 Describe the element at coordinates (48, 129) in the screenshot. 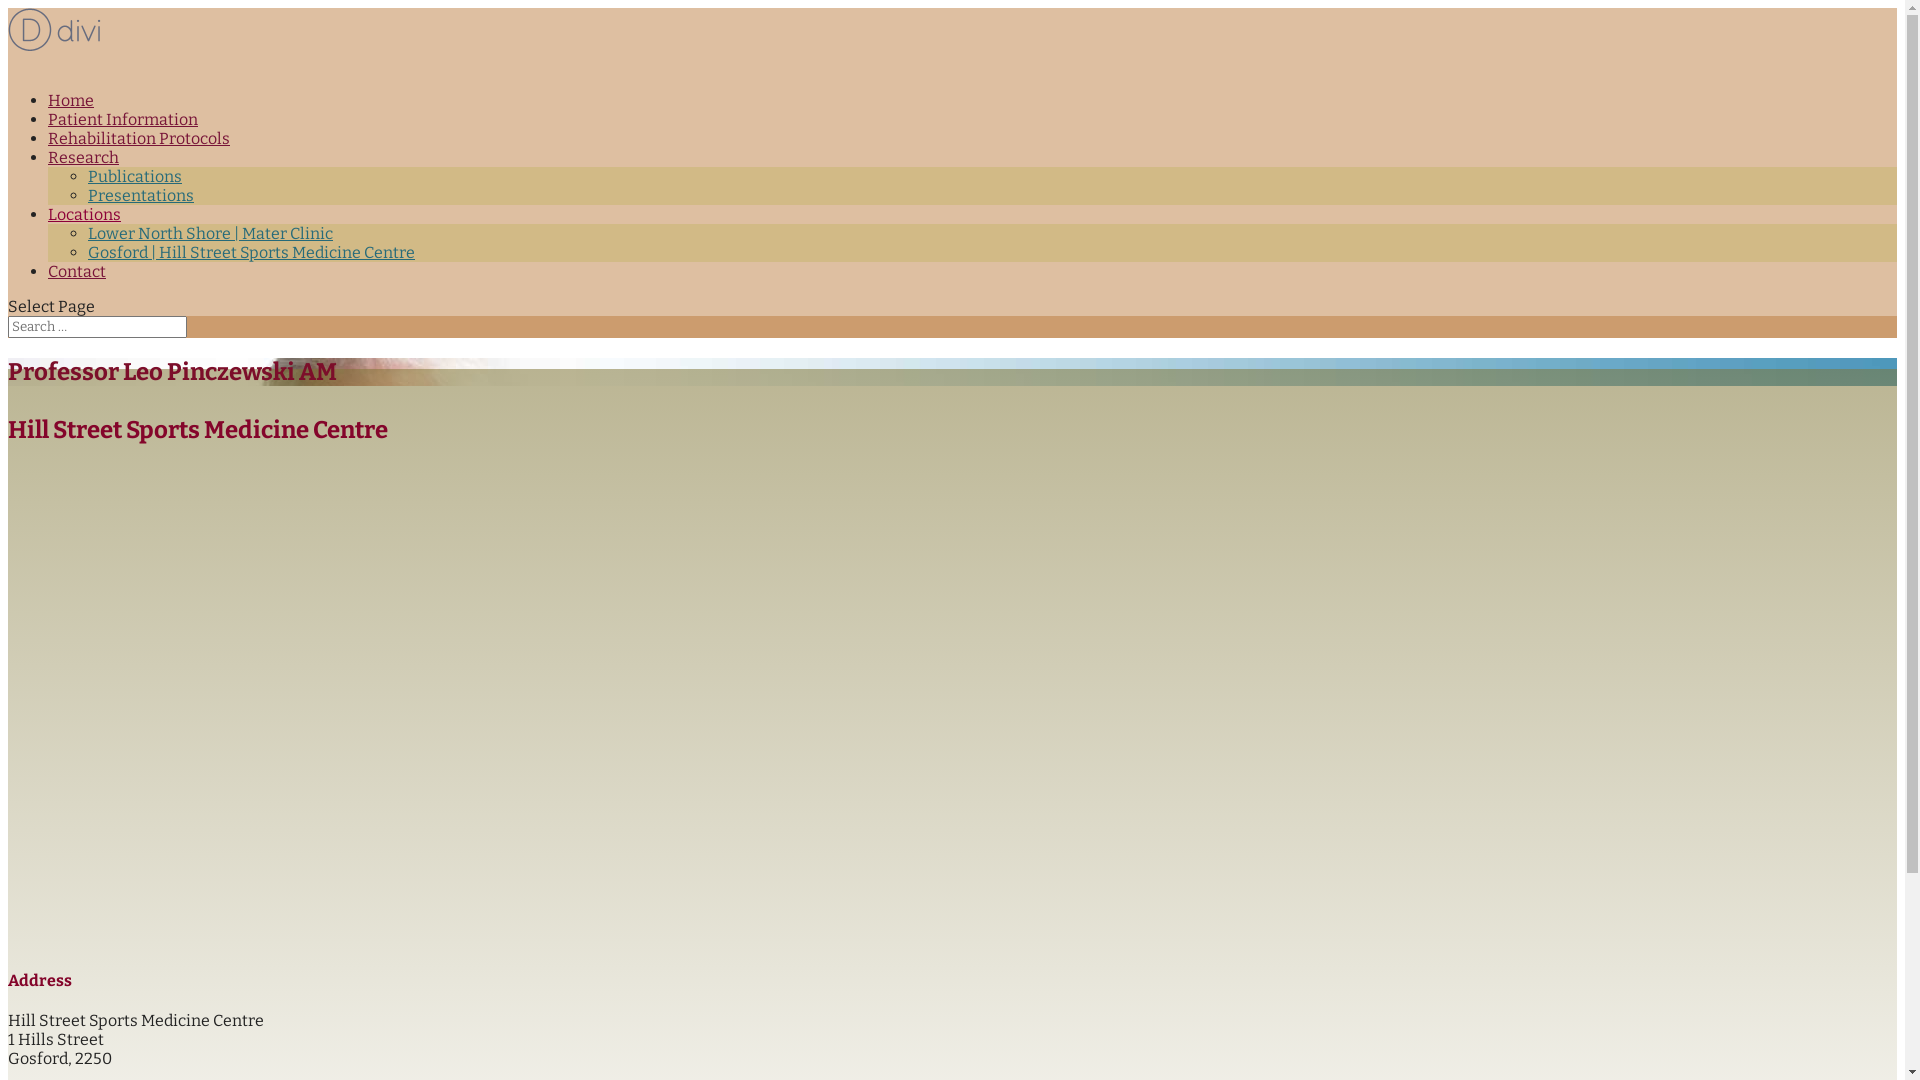

I see `'Patient Information'` at that location.